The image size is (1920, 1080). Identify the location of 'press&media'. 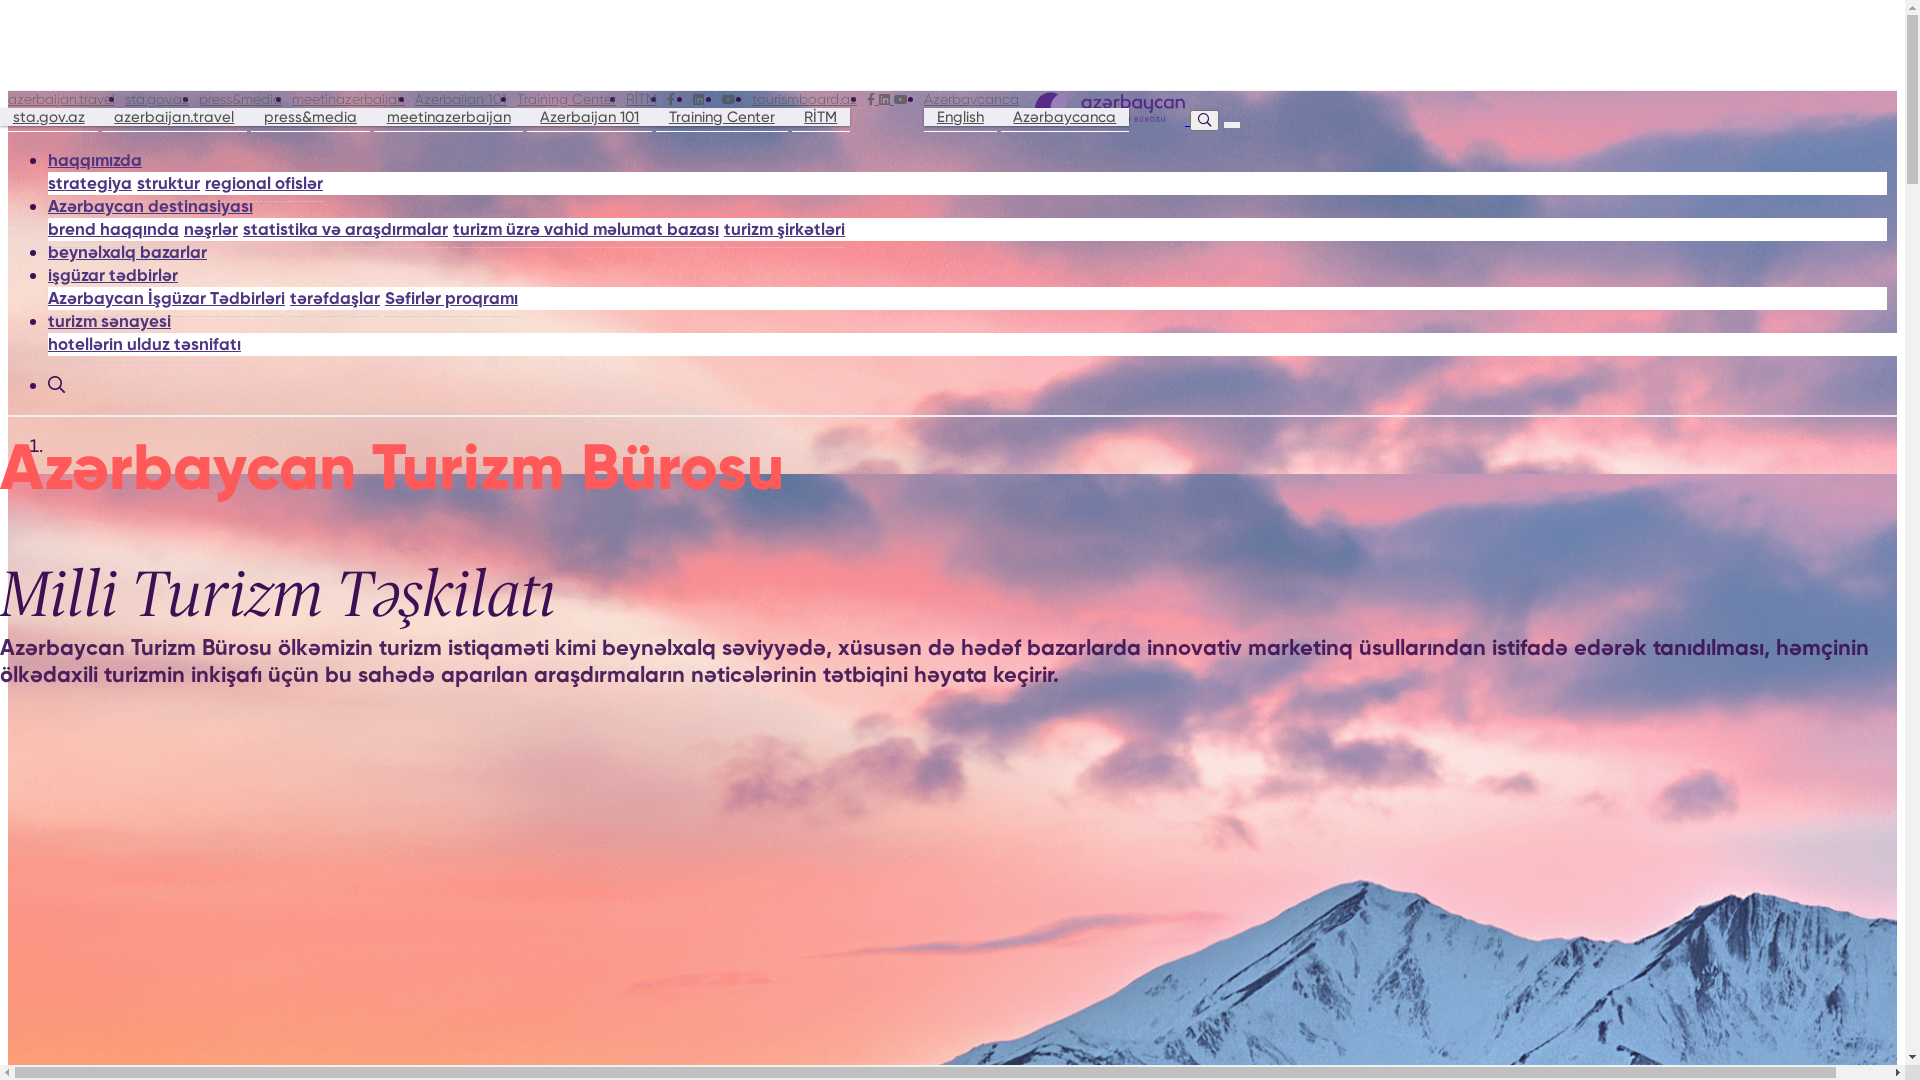
(240, 99).